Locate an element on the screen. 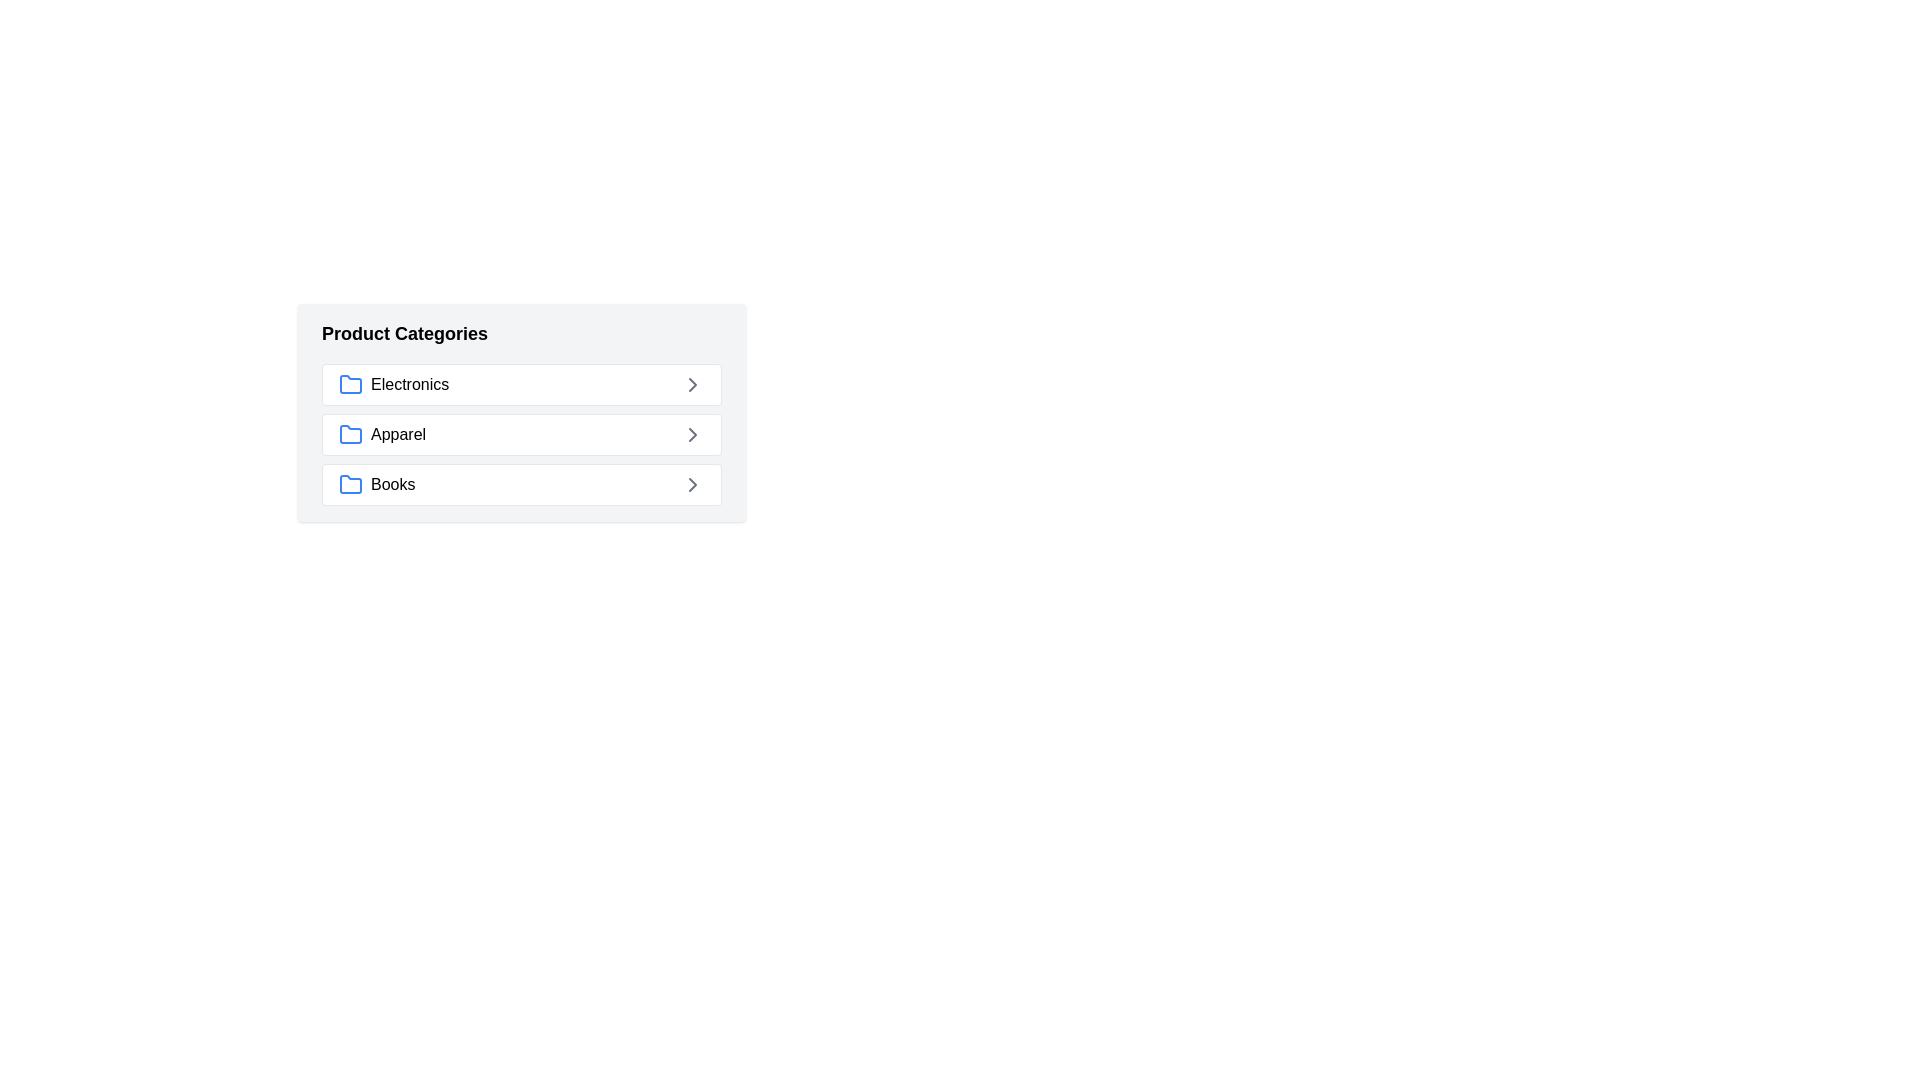 This screenshot has height=1080, width=1920. the first Category selection item labeled 'Electronics' is located at coordinates (522, 385).